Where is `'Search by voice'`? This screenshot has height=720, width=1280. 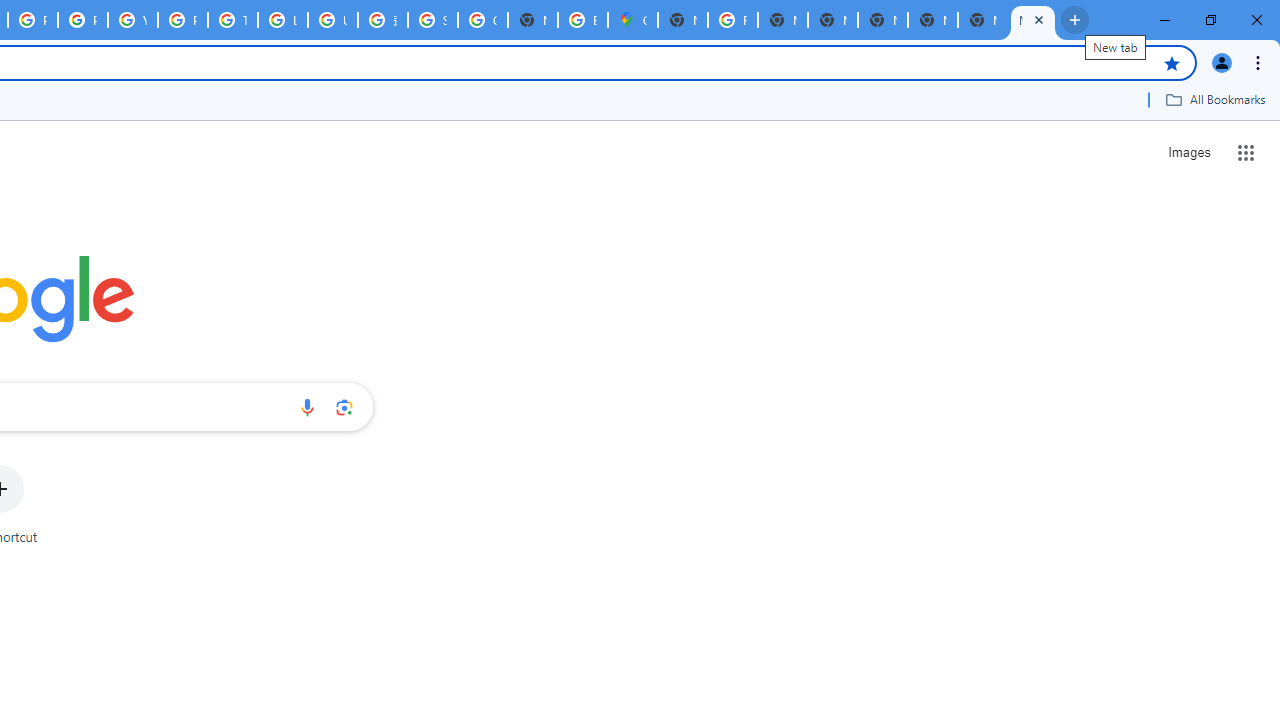 'Search by voice' is located at coordinates (306, 406).